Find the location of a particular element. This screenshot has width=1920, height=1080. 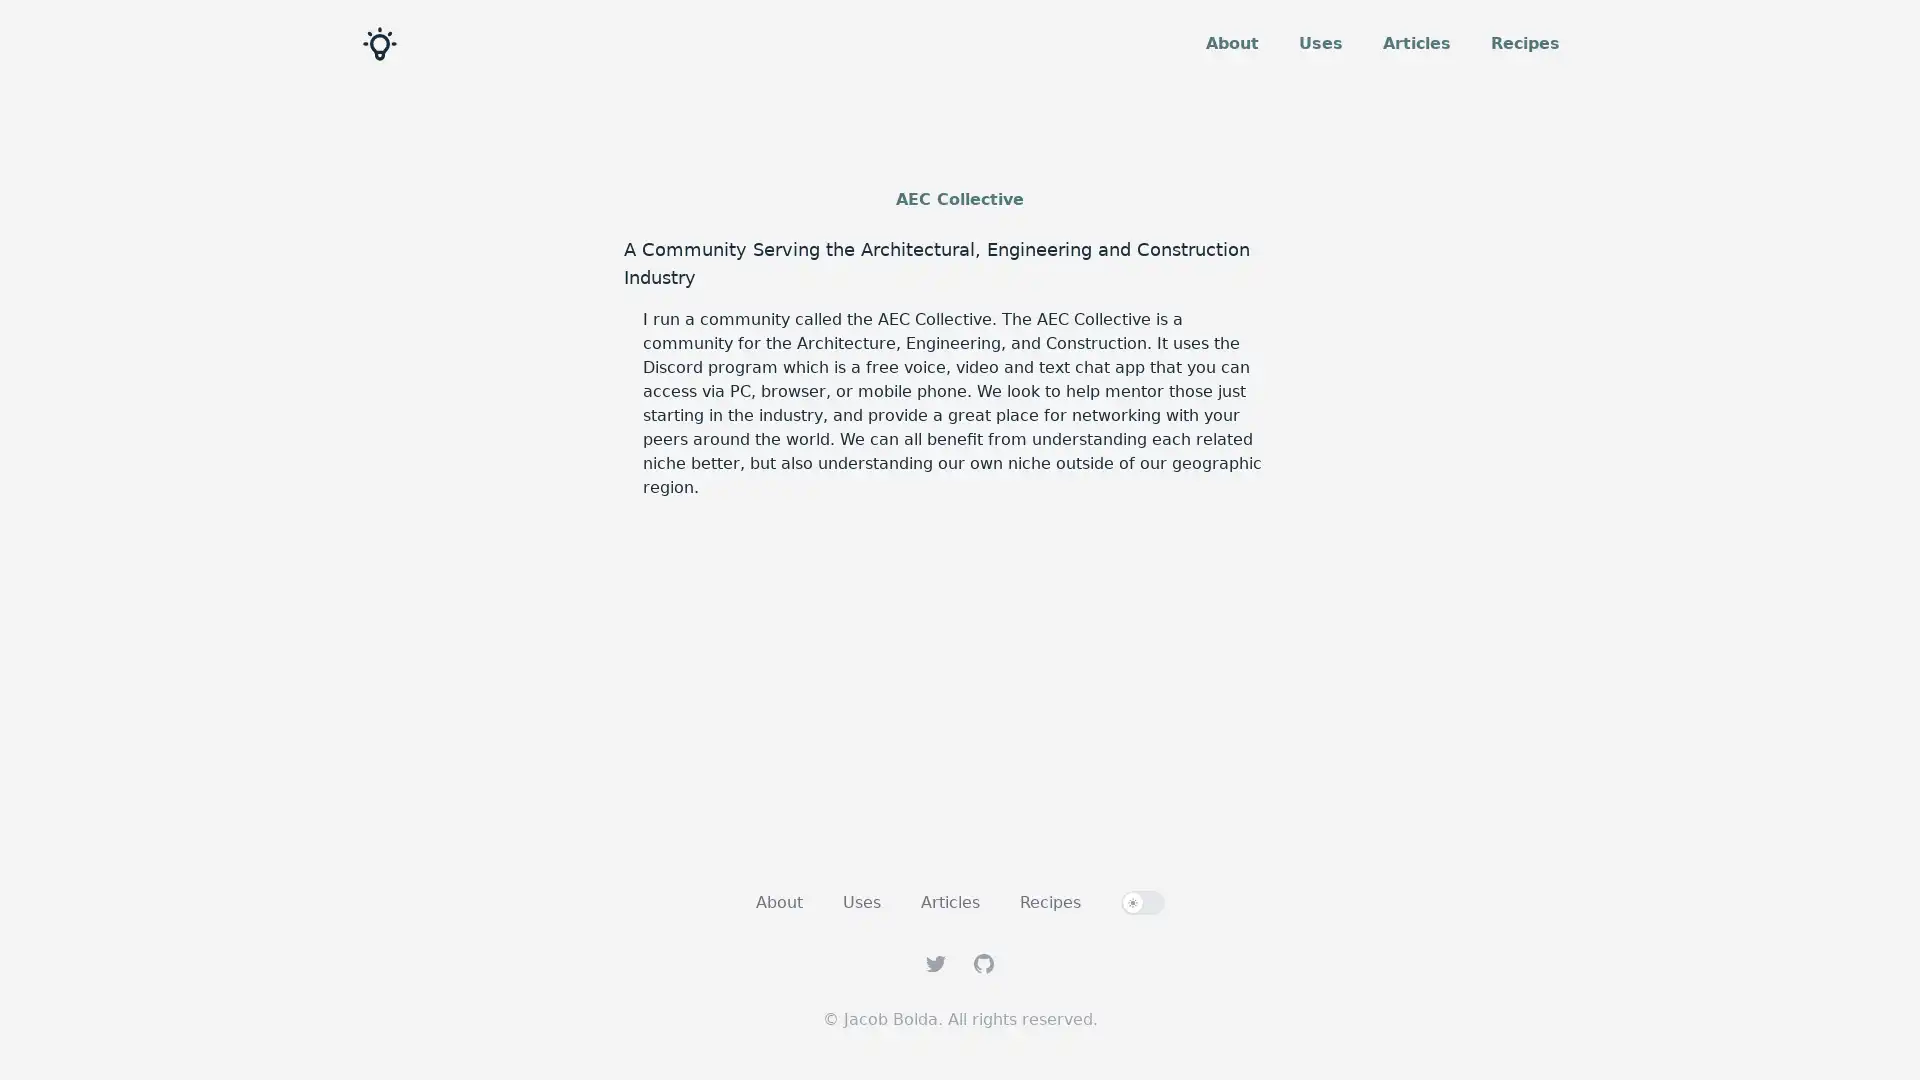

toggle dark mode is located at coordinates (1142, 902).